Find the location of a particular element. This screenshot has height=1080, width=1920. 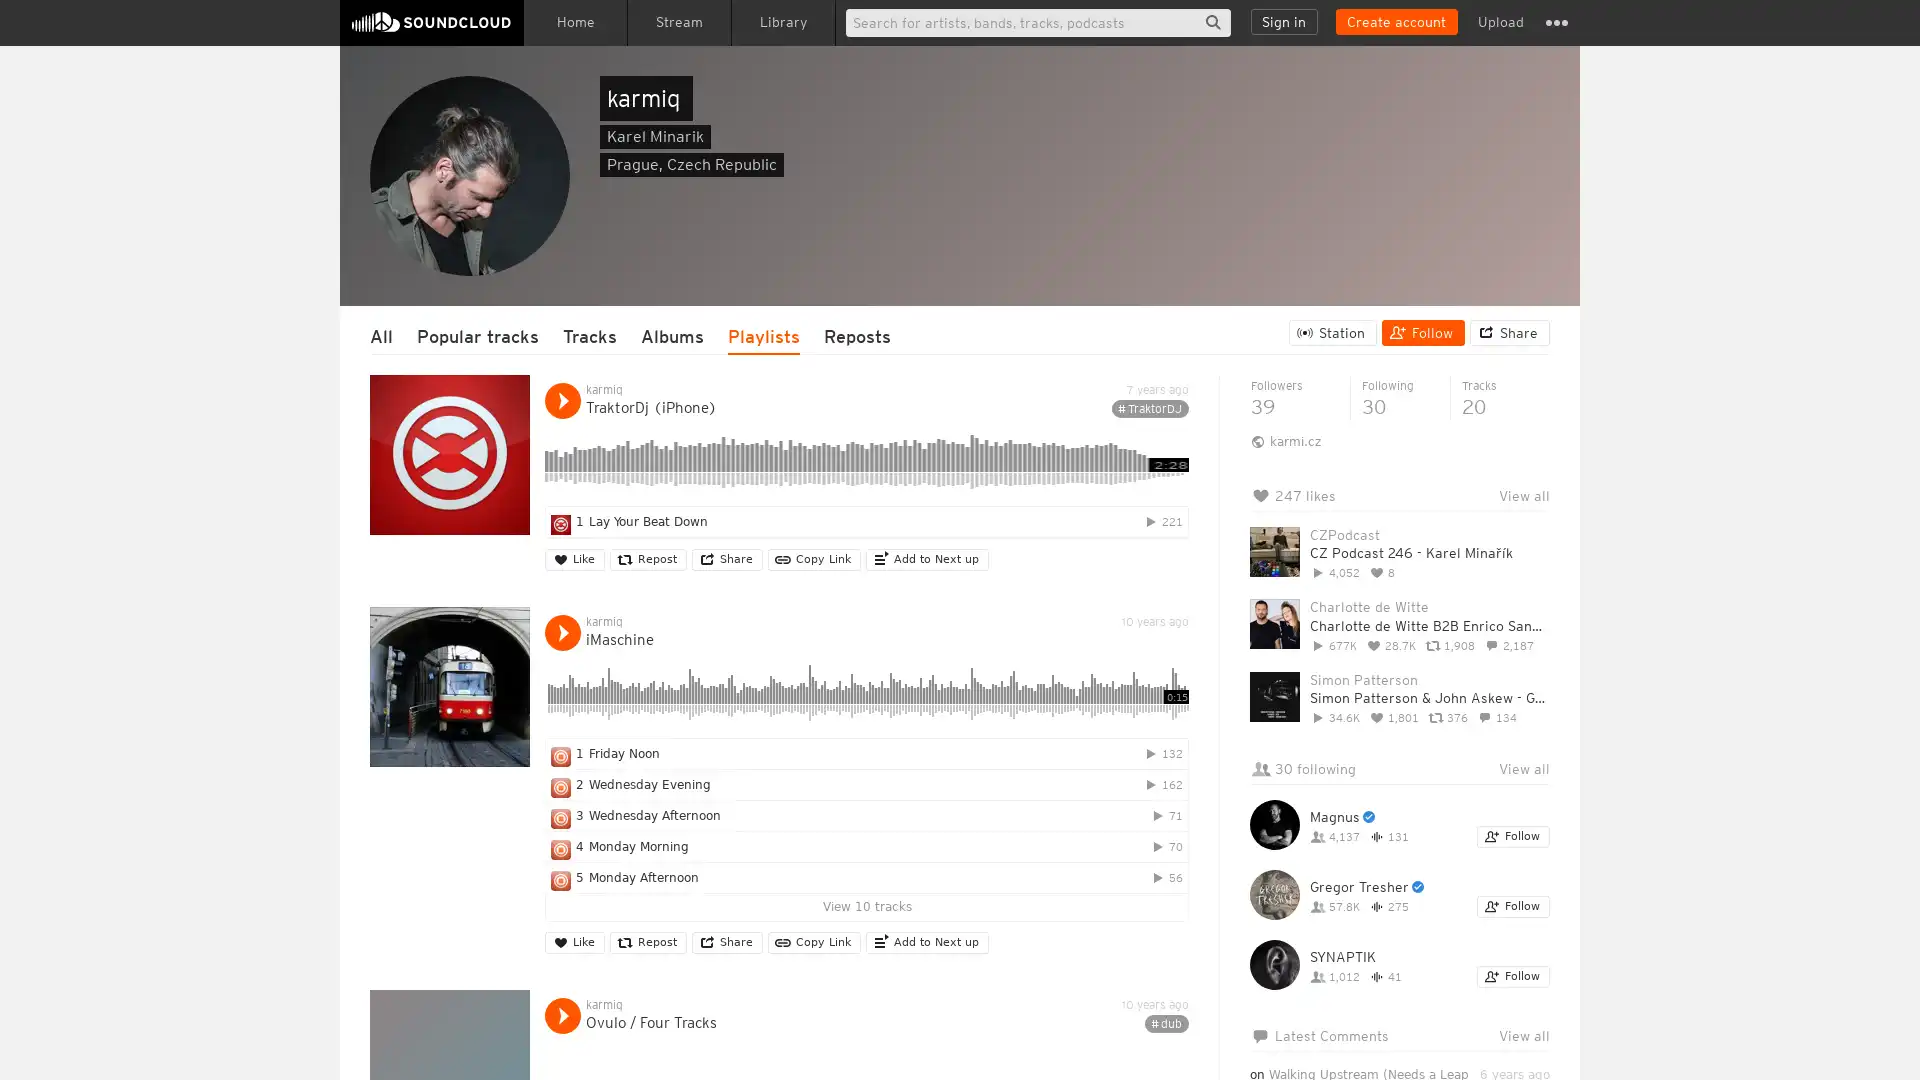

Copy Link is located at coordinates (814, 559).